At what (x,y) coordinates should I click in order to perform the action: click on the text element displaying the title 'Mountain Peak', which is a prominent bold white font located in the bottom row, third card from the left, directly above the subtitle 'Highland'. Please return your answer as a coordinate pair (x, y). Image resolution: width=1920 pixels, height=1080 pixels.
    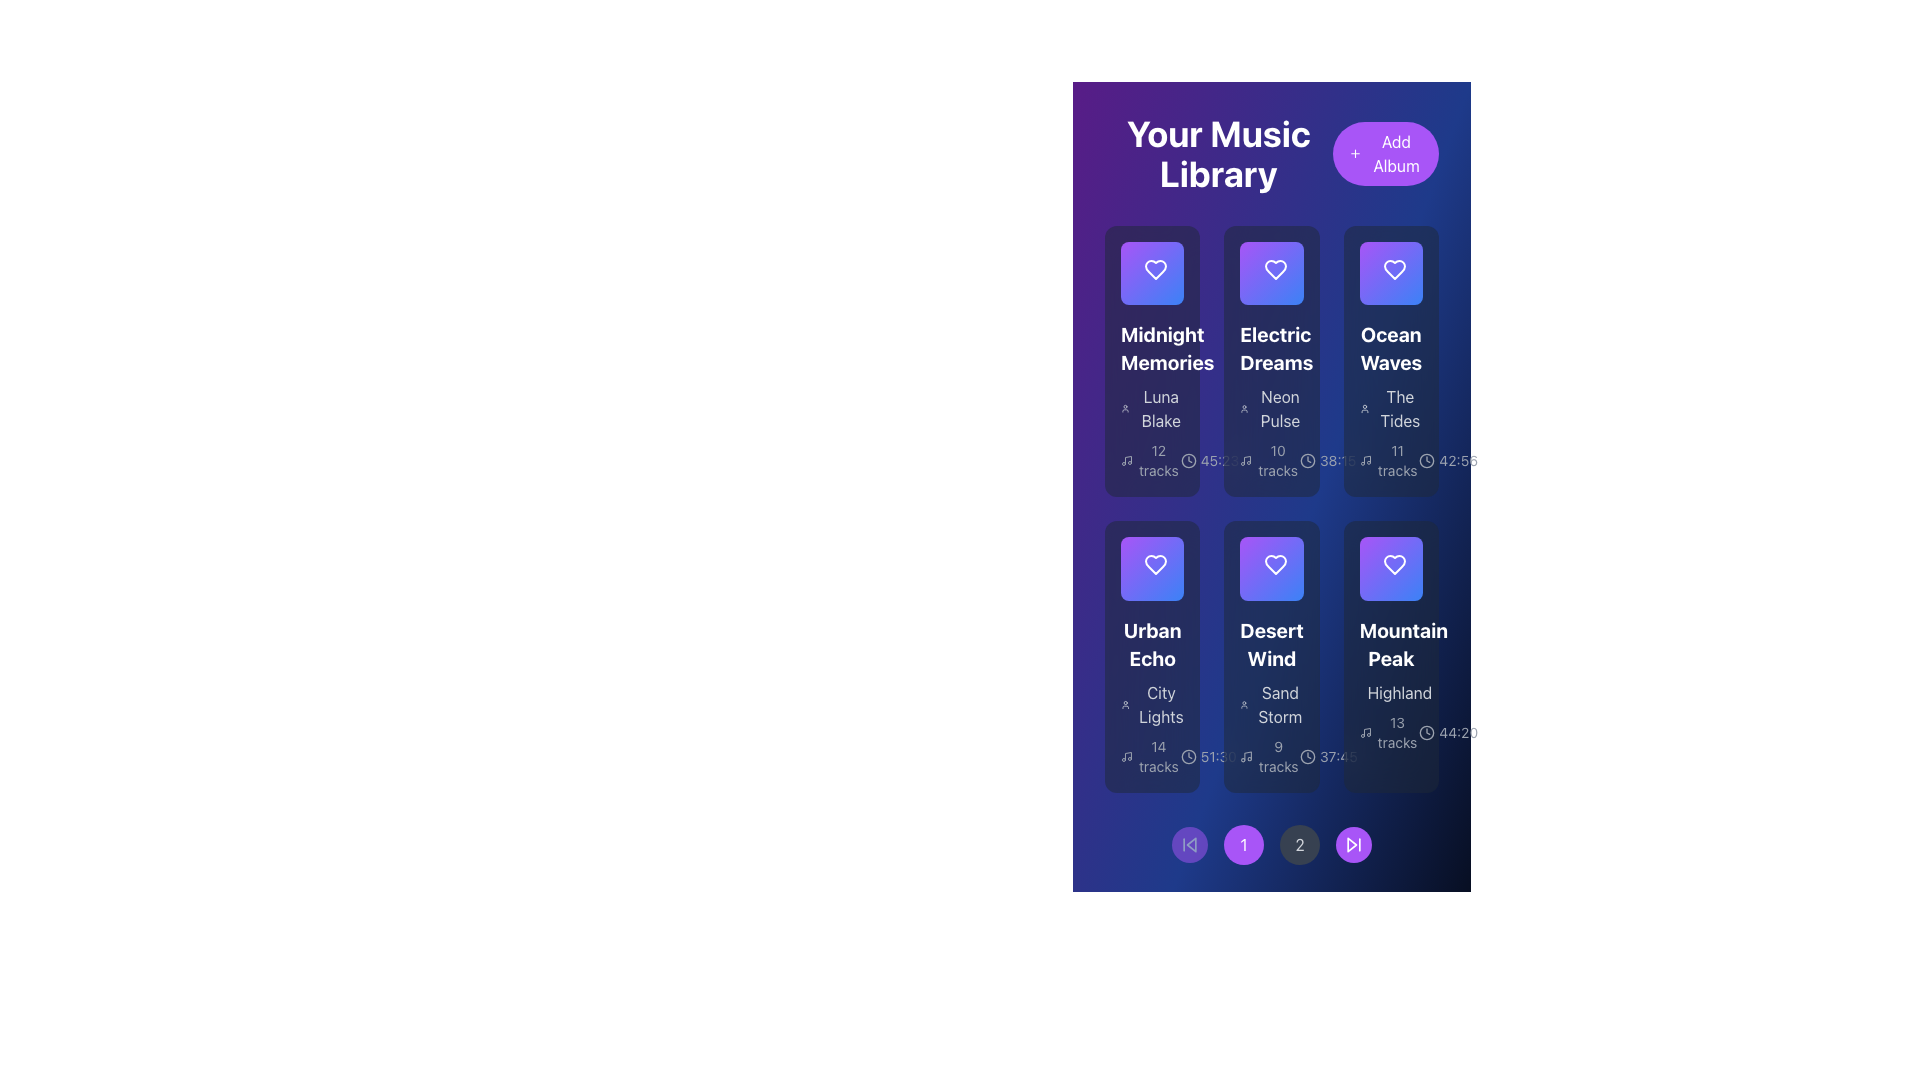
    Looking at the image, I should click on (1390, 644).